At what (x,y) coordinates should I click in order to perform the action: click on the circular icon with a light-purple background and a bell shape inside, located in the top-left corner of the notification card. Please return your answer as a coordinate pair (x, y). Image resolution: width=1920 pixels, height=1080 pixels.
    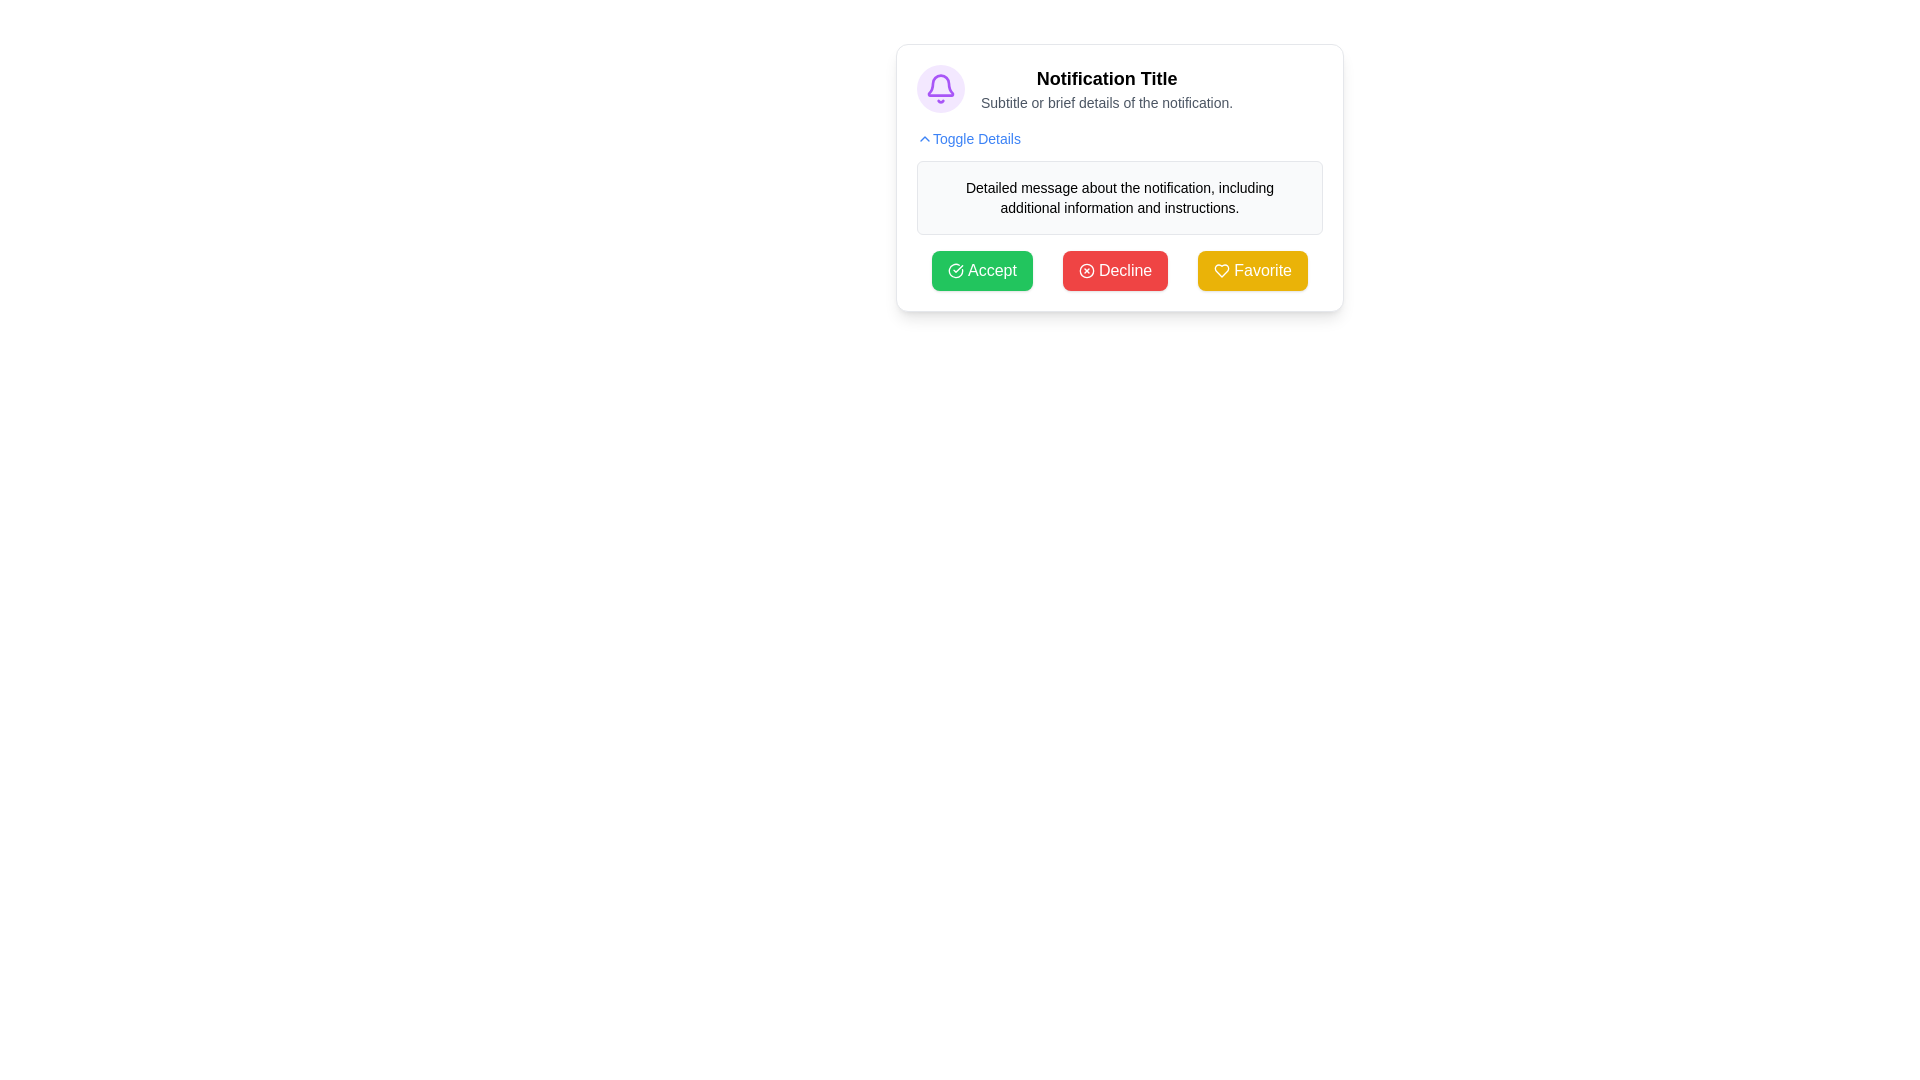
    Looking at the image, I should click on (939, 87).